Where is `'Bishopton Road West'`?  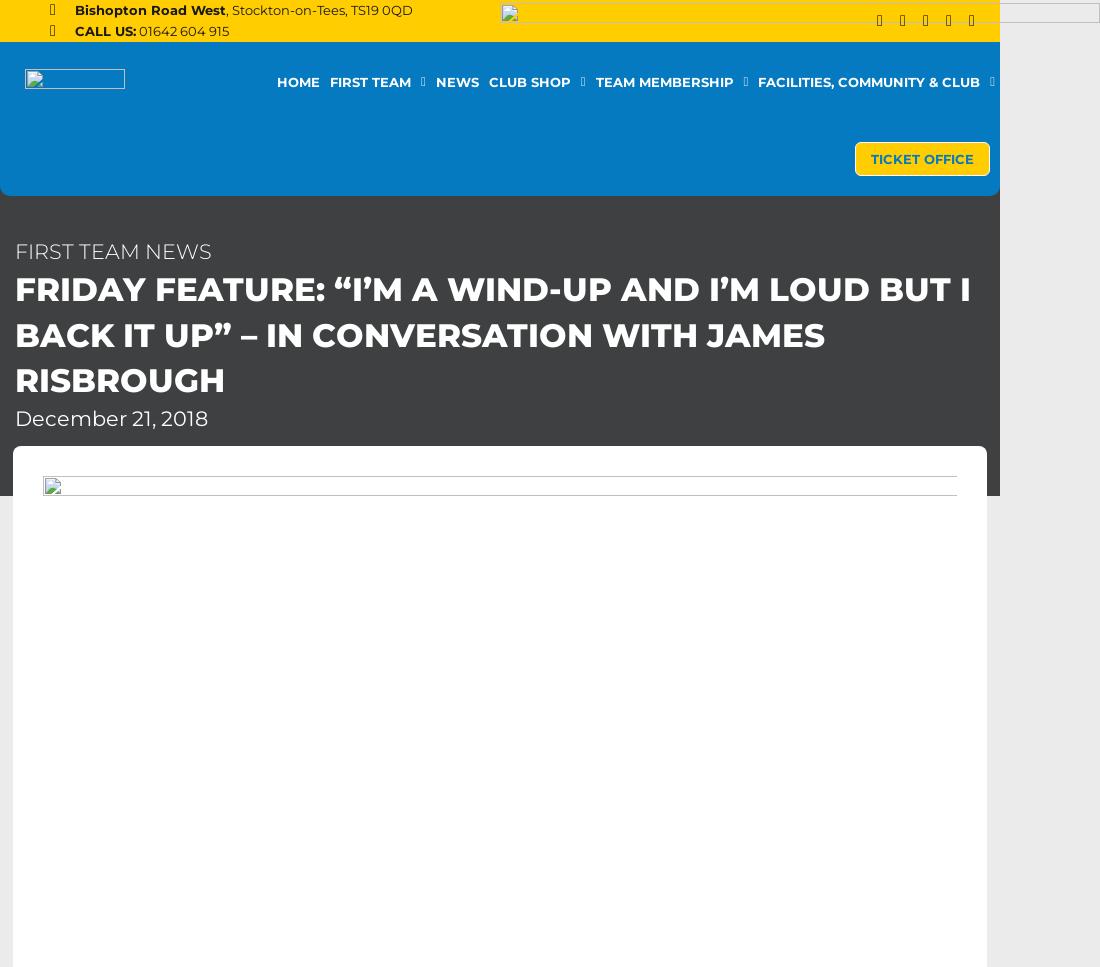 'Bishopton Road West' is located at coordinates (149, 9).